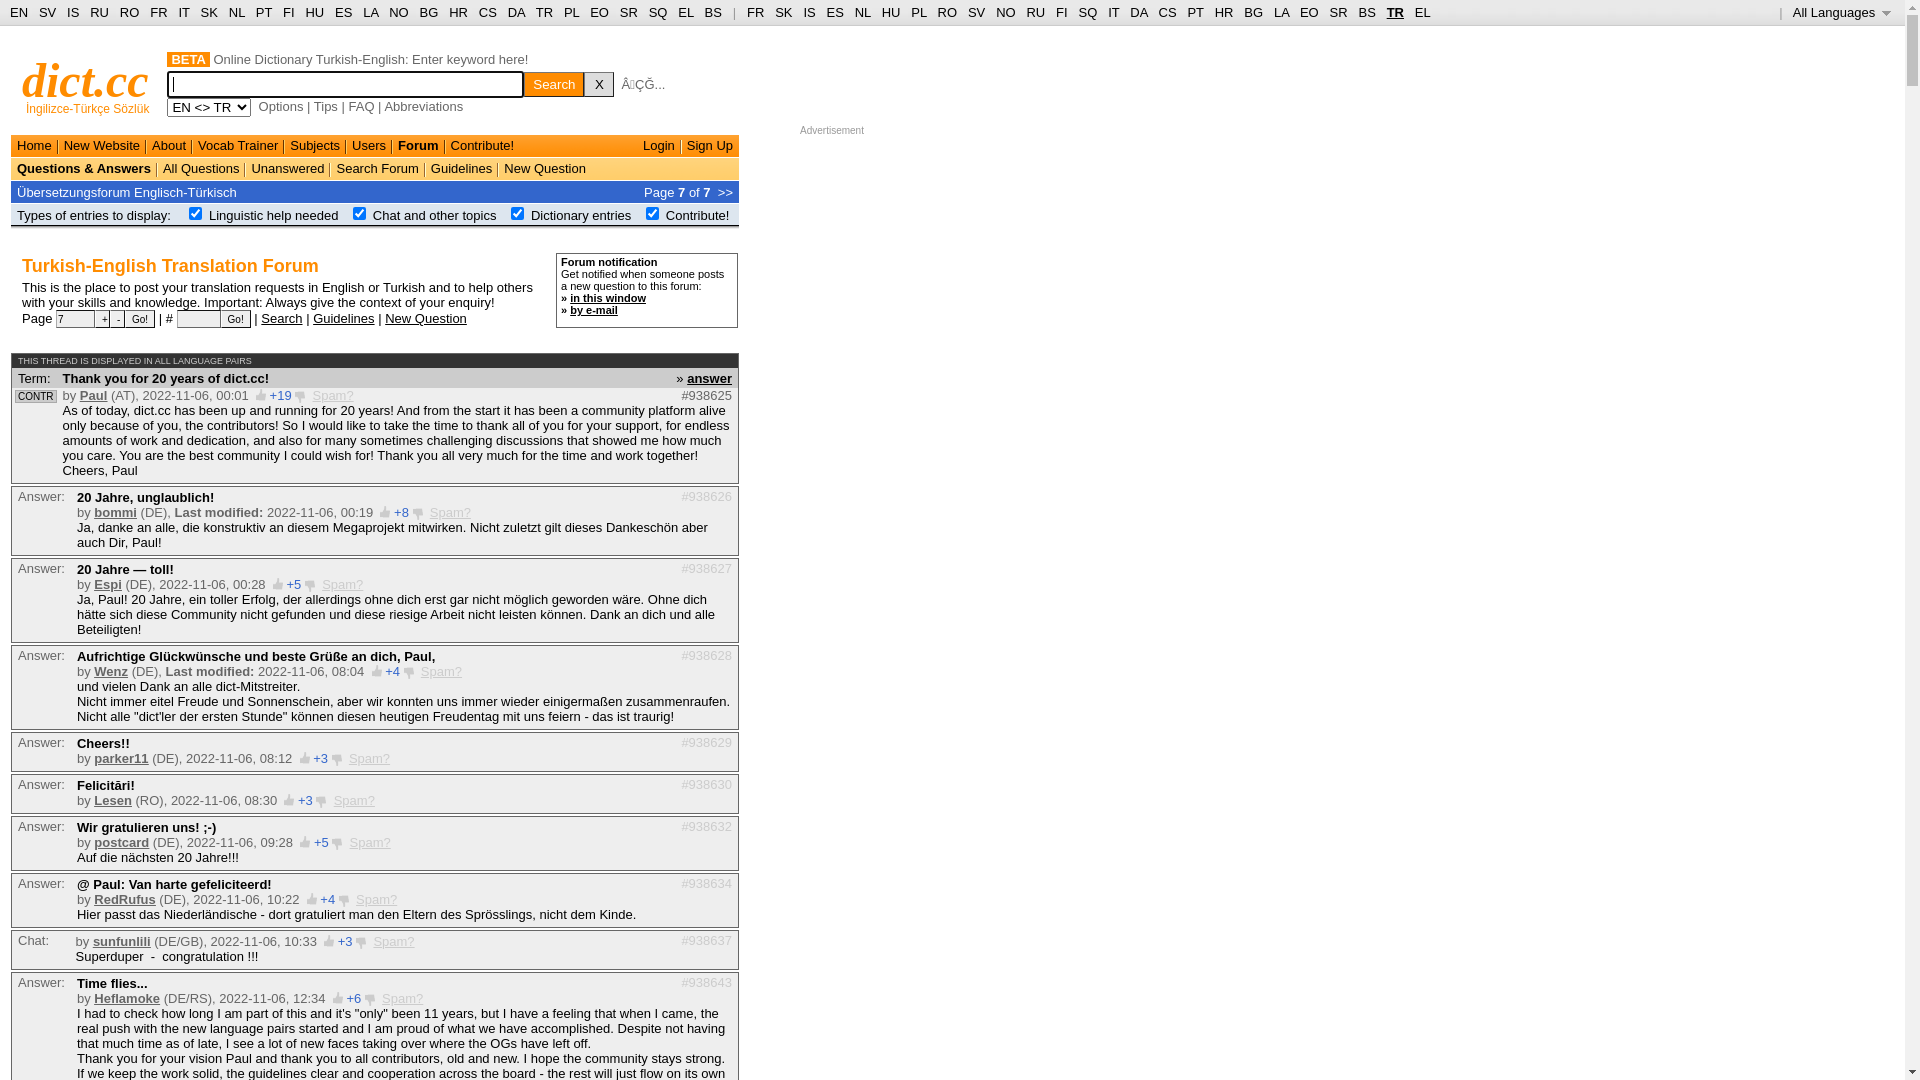 The height and width of the screenshot is (1080, 1920). I want to click on '#938634', so click(706, 882).